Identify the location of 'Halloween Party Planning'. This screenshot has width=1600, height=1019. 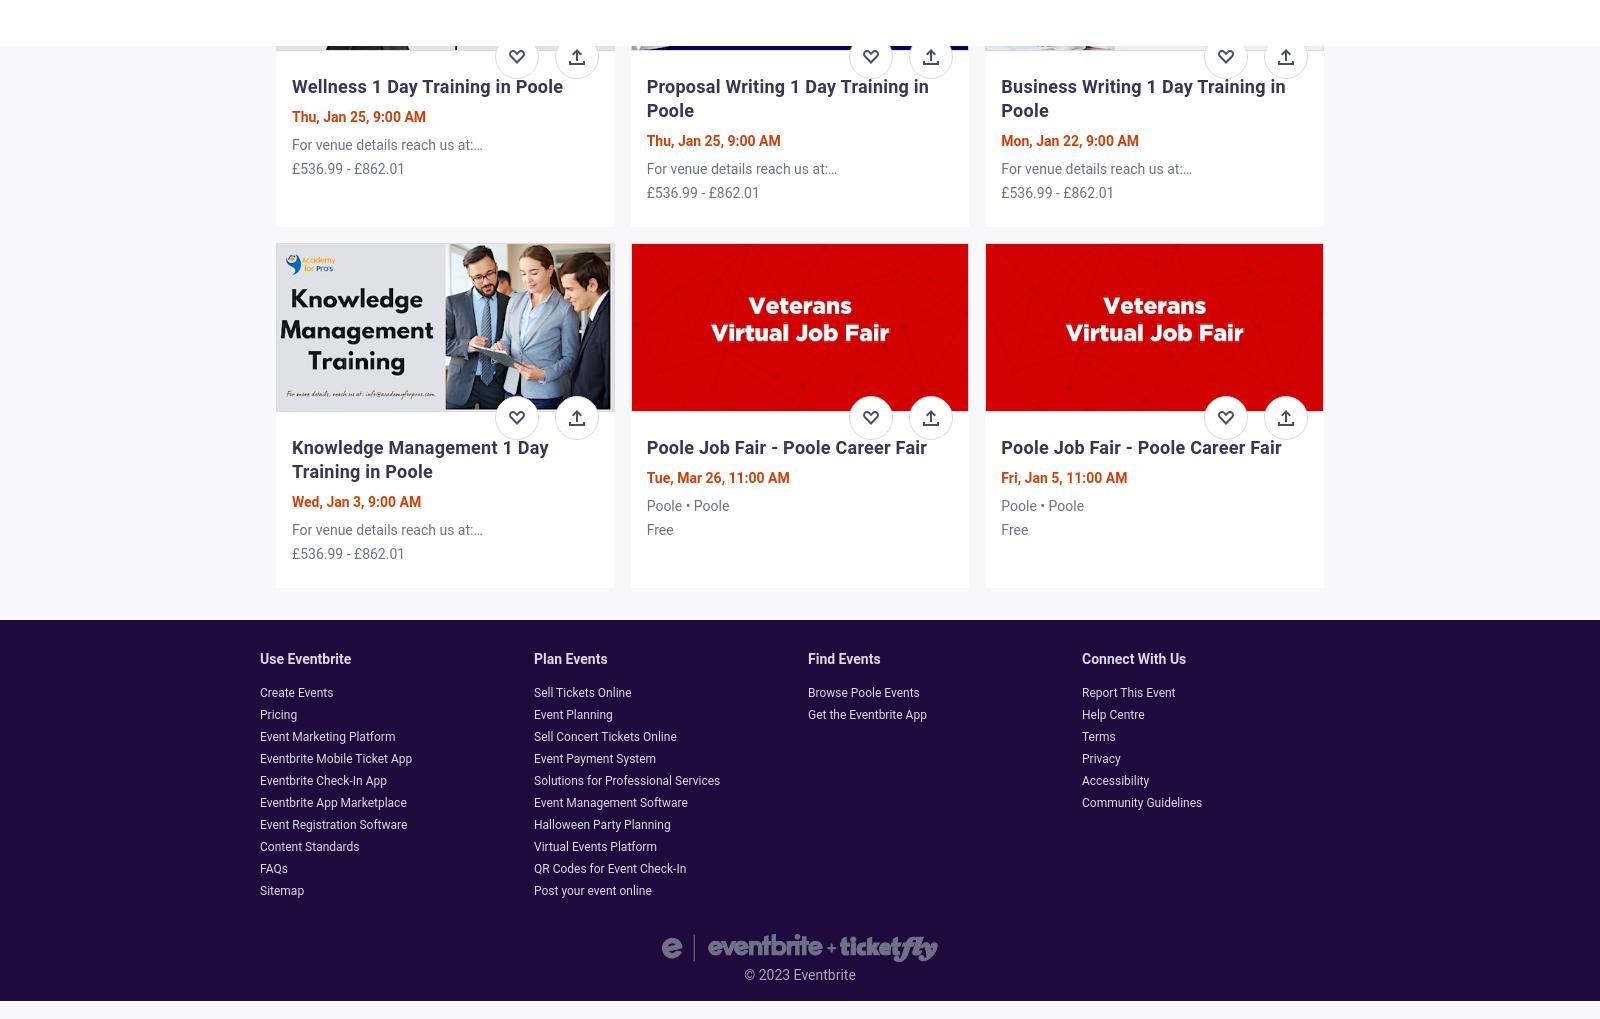
(601, 823).